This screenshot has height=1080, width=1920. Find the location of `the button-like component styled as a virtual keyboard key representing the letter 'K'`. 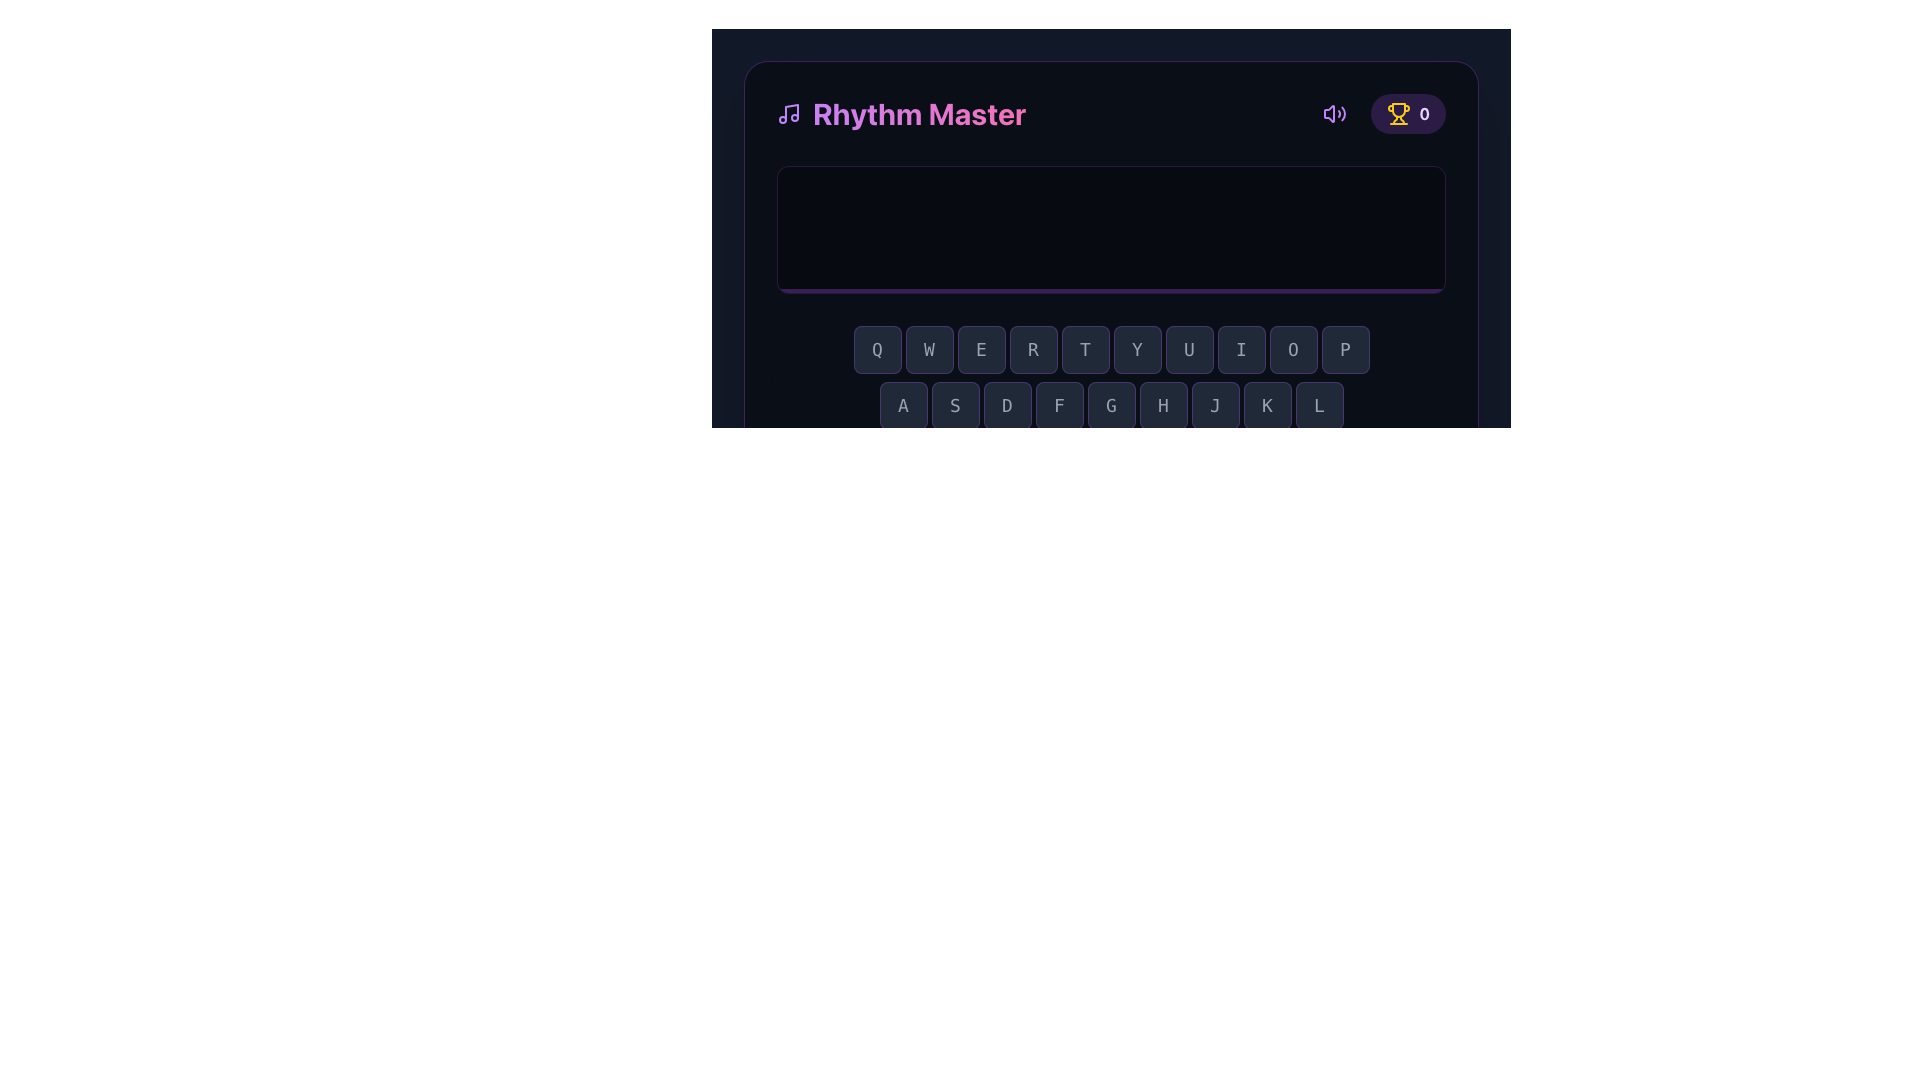

the button-like component styled as a virtual keyboard key representing the letter 'K' is located at coordinates (1266, 405).